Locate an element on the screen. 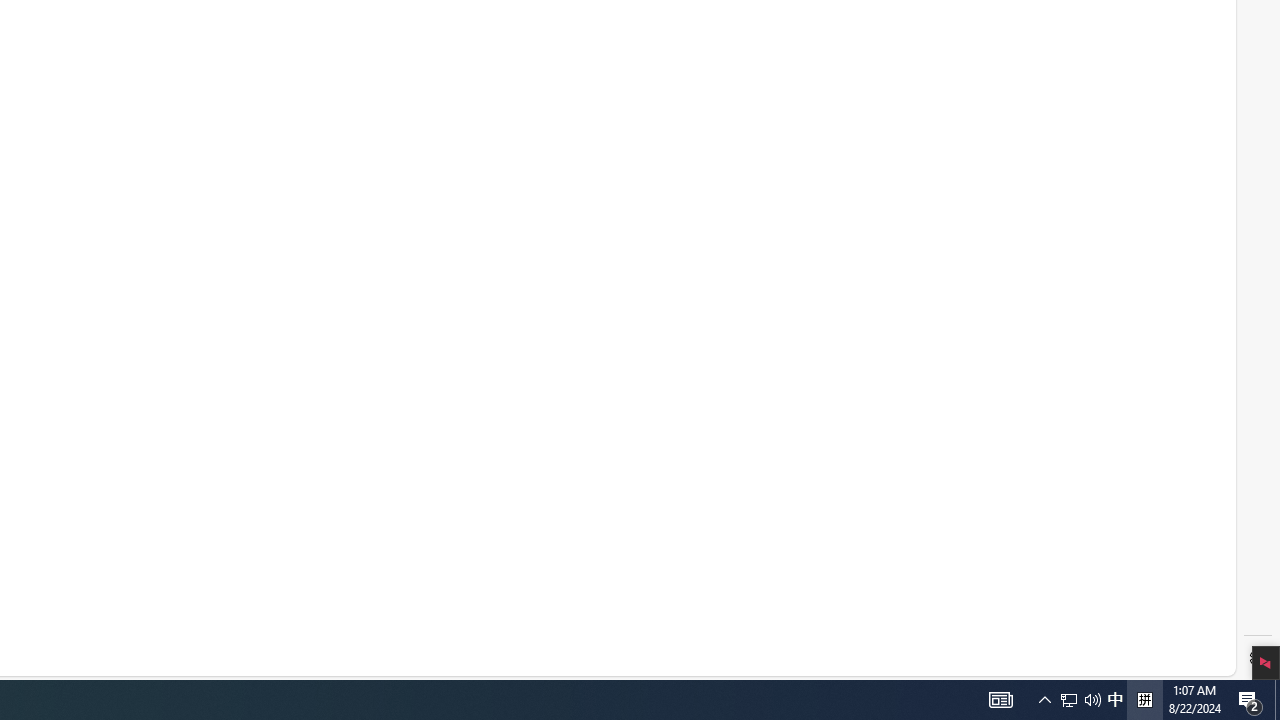 The width and height of the screenshot is (1280, 720). 'Settings' is located at coordinates (1257, 658).